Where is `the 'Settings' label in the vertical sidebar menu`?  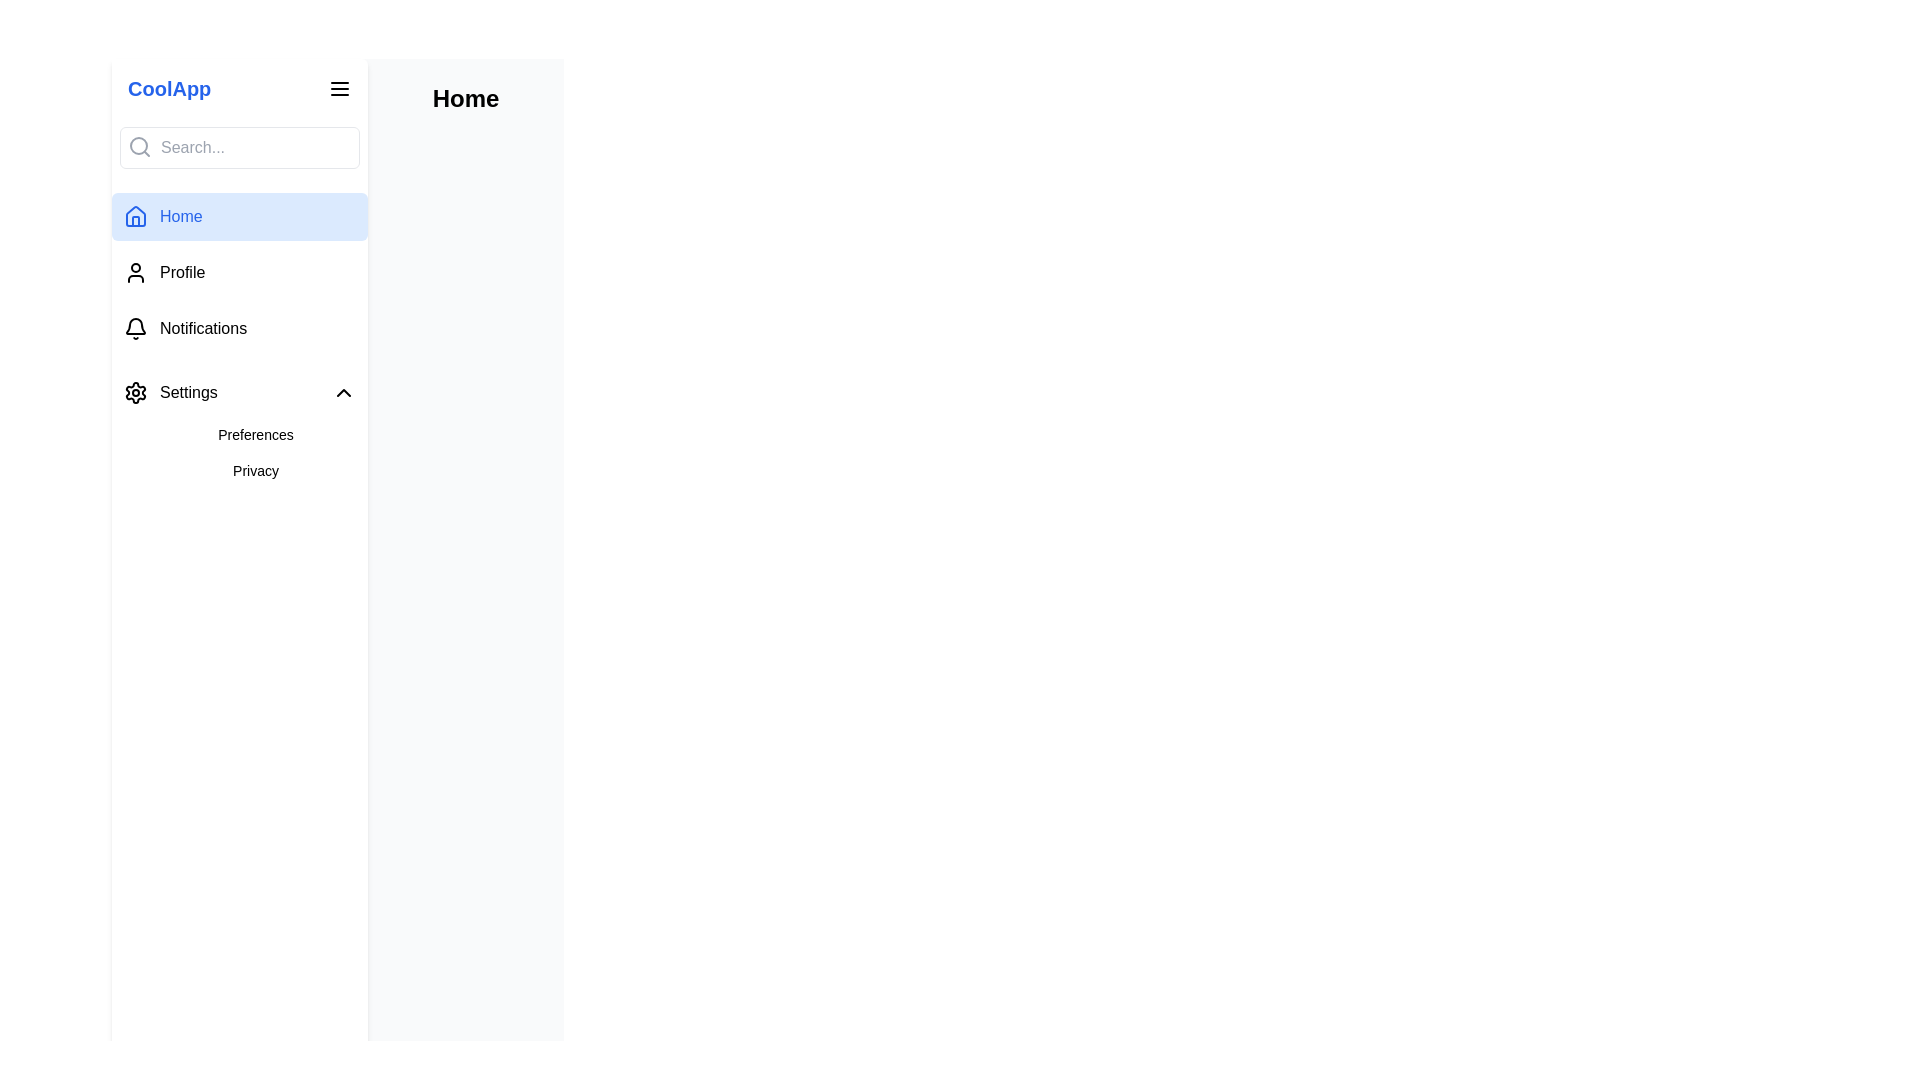
the 'Settings' label in the vertical sidebar menu is located at coordinates (188, 393).